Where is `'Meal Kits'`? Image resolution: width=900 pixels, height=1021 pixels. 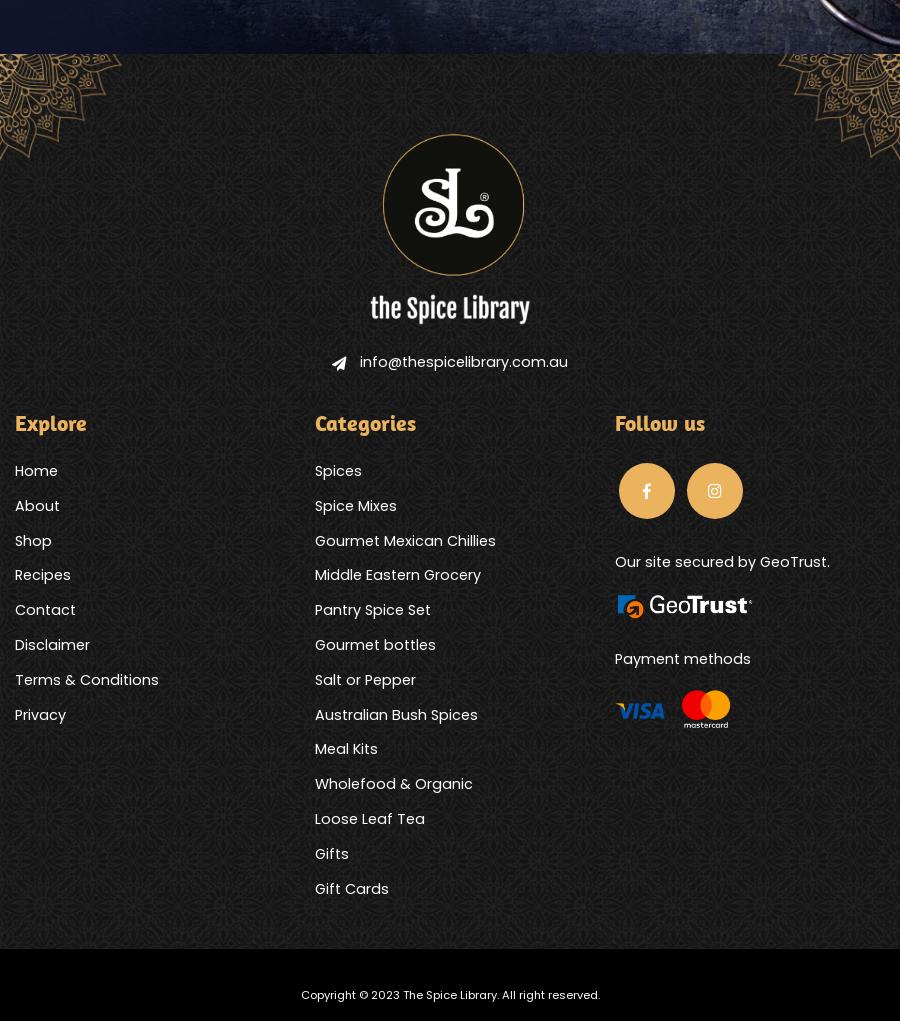 'Meal Kits' is located at coordinates (313, 749).